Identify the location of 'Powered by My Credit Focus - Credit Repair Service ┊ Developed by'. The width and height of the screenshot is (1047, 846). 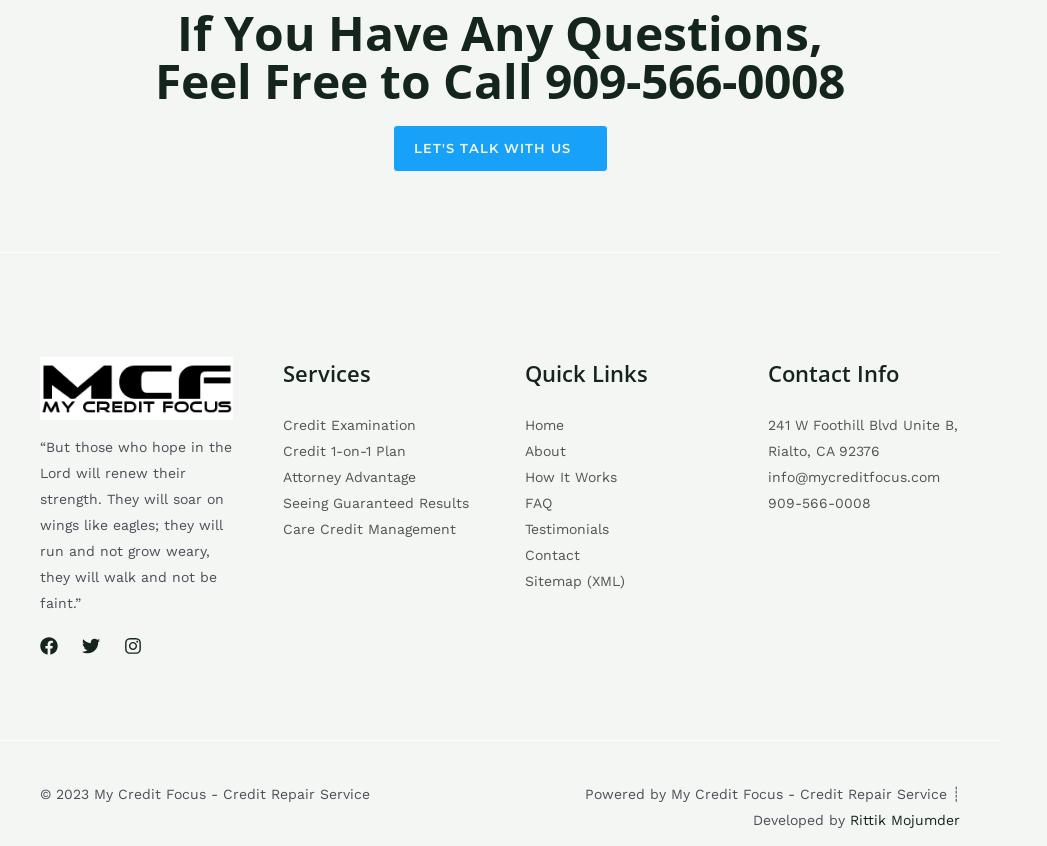
(771, 806).